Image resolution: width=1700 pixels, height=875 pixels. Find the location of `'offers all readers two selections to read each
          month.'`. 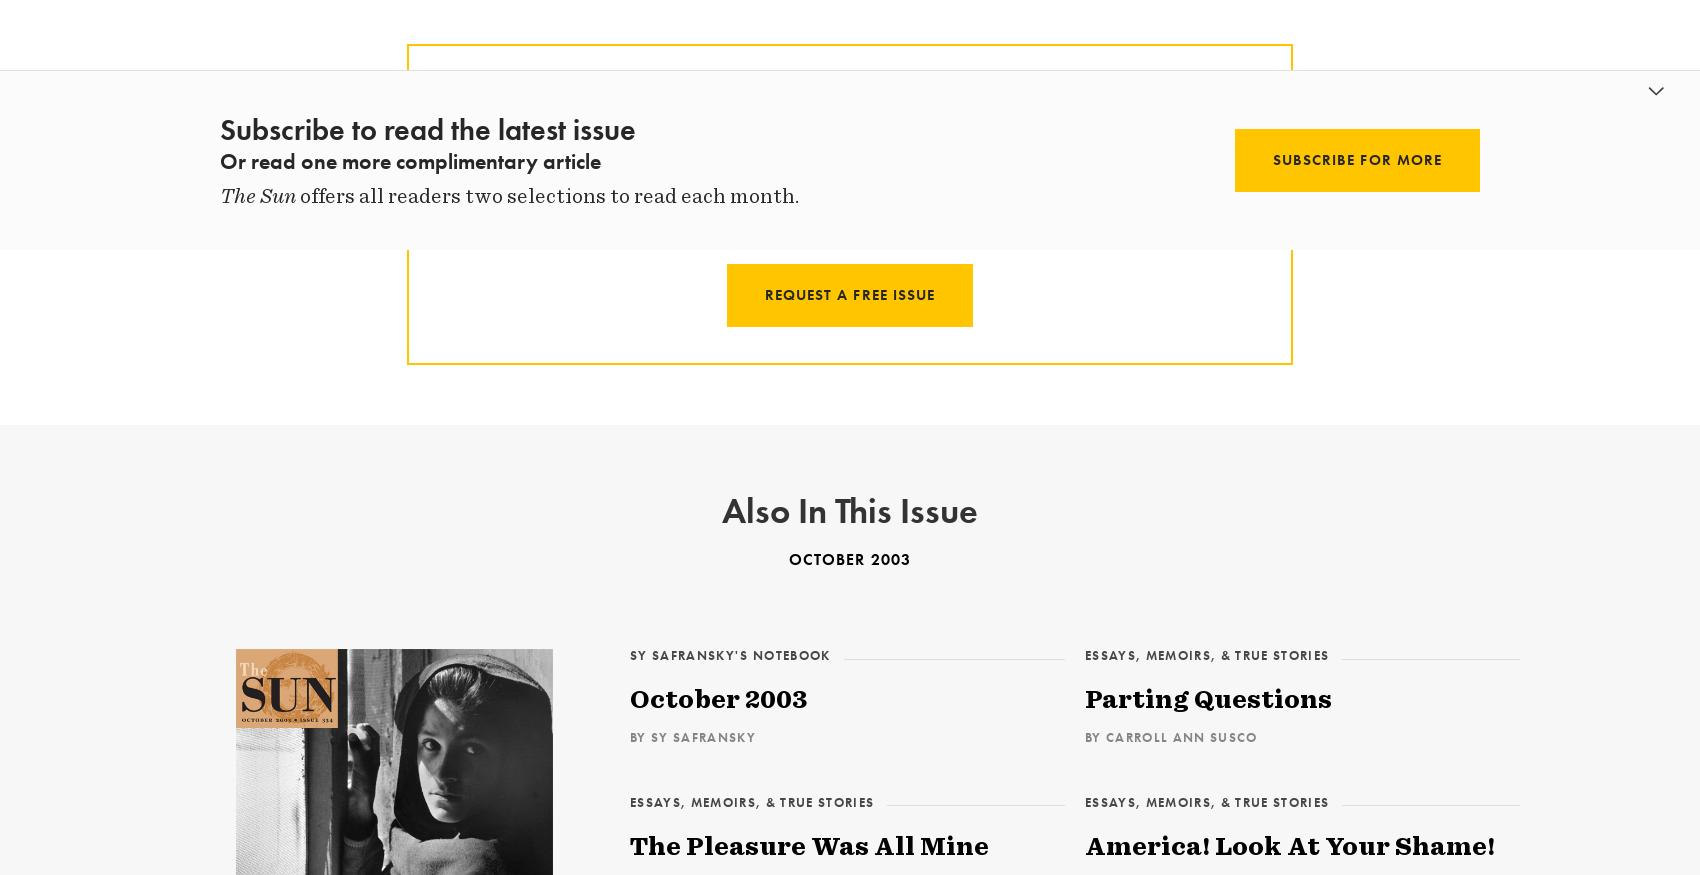

'offers all readers two selections to read each
          month.' is located at coordinates (546, 195).